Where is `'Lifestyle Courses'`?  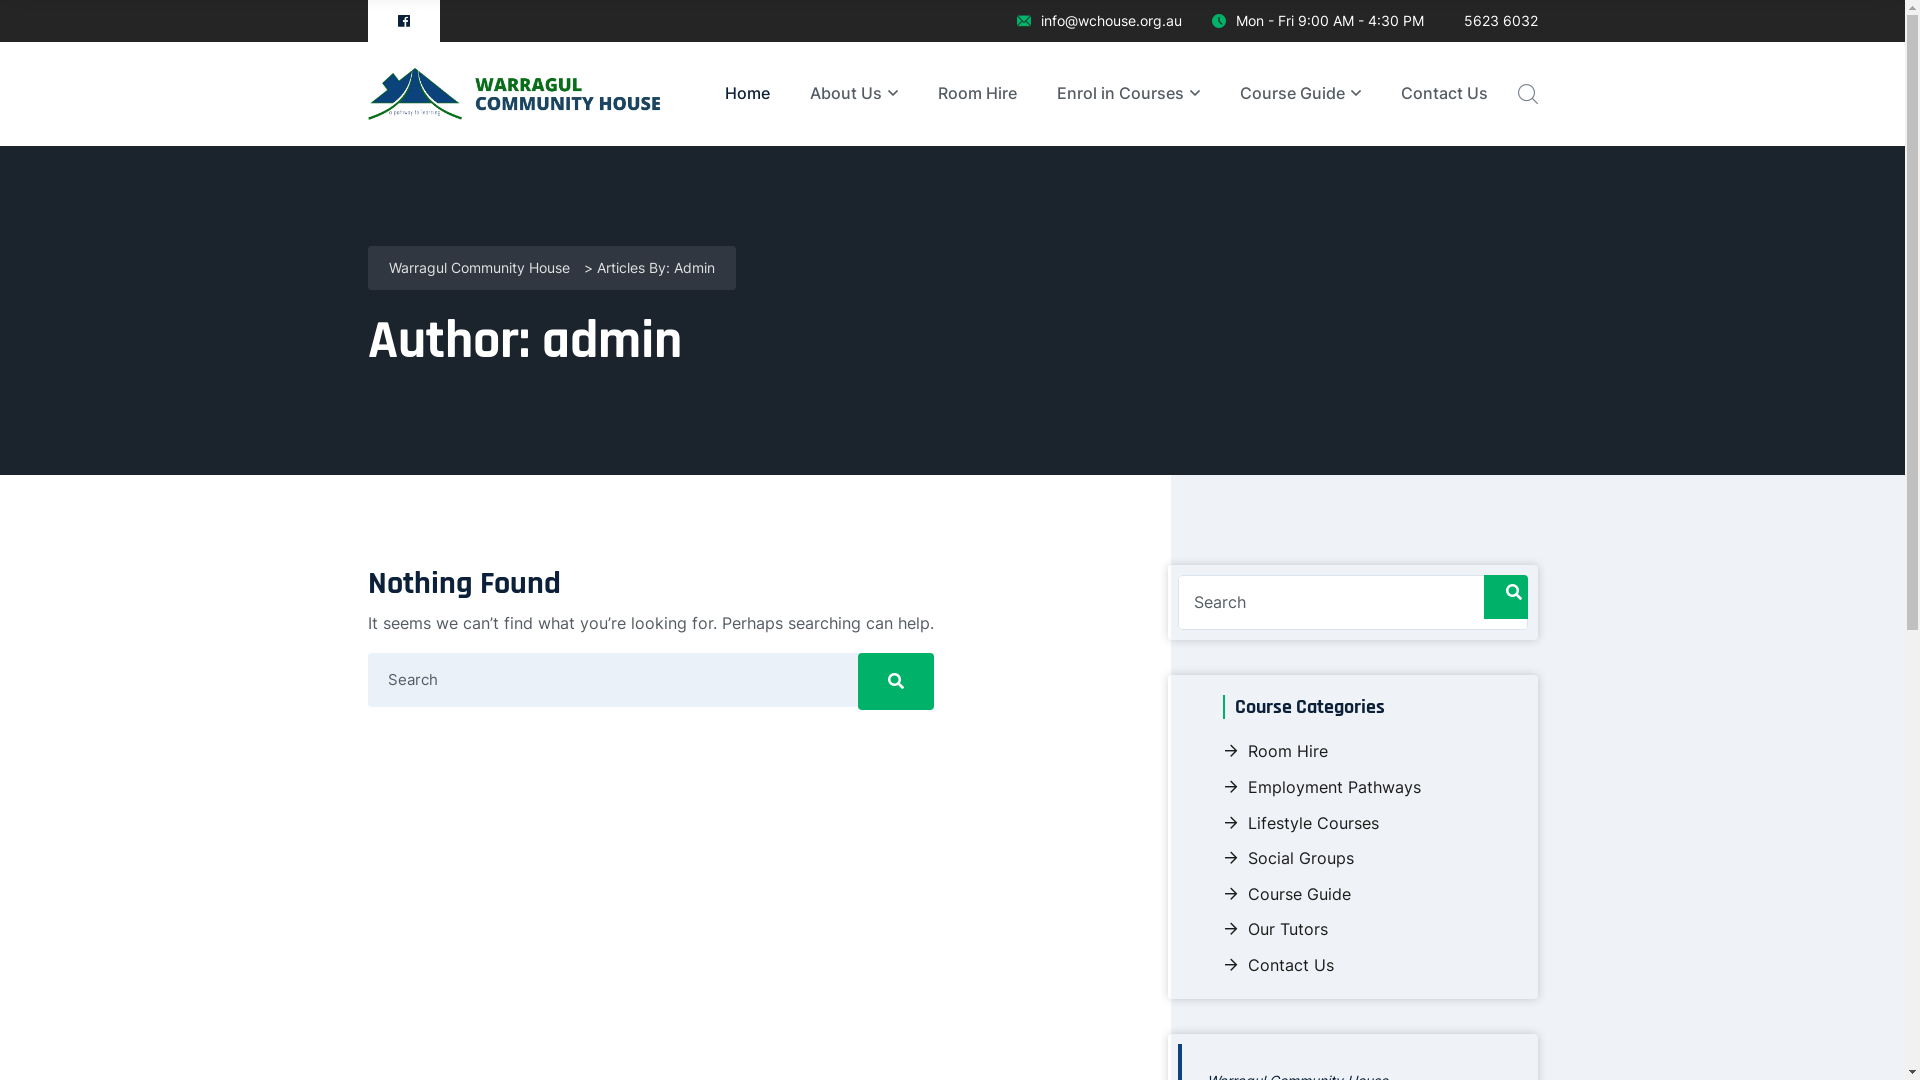
'Lifestyle Courses' is located at coordinates (1221, 822).